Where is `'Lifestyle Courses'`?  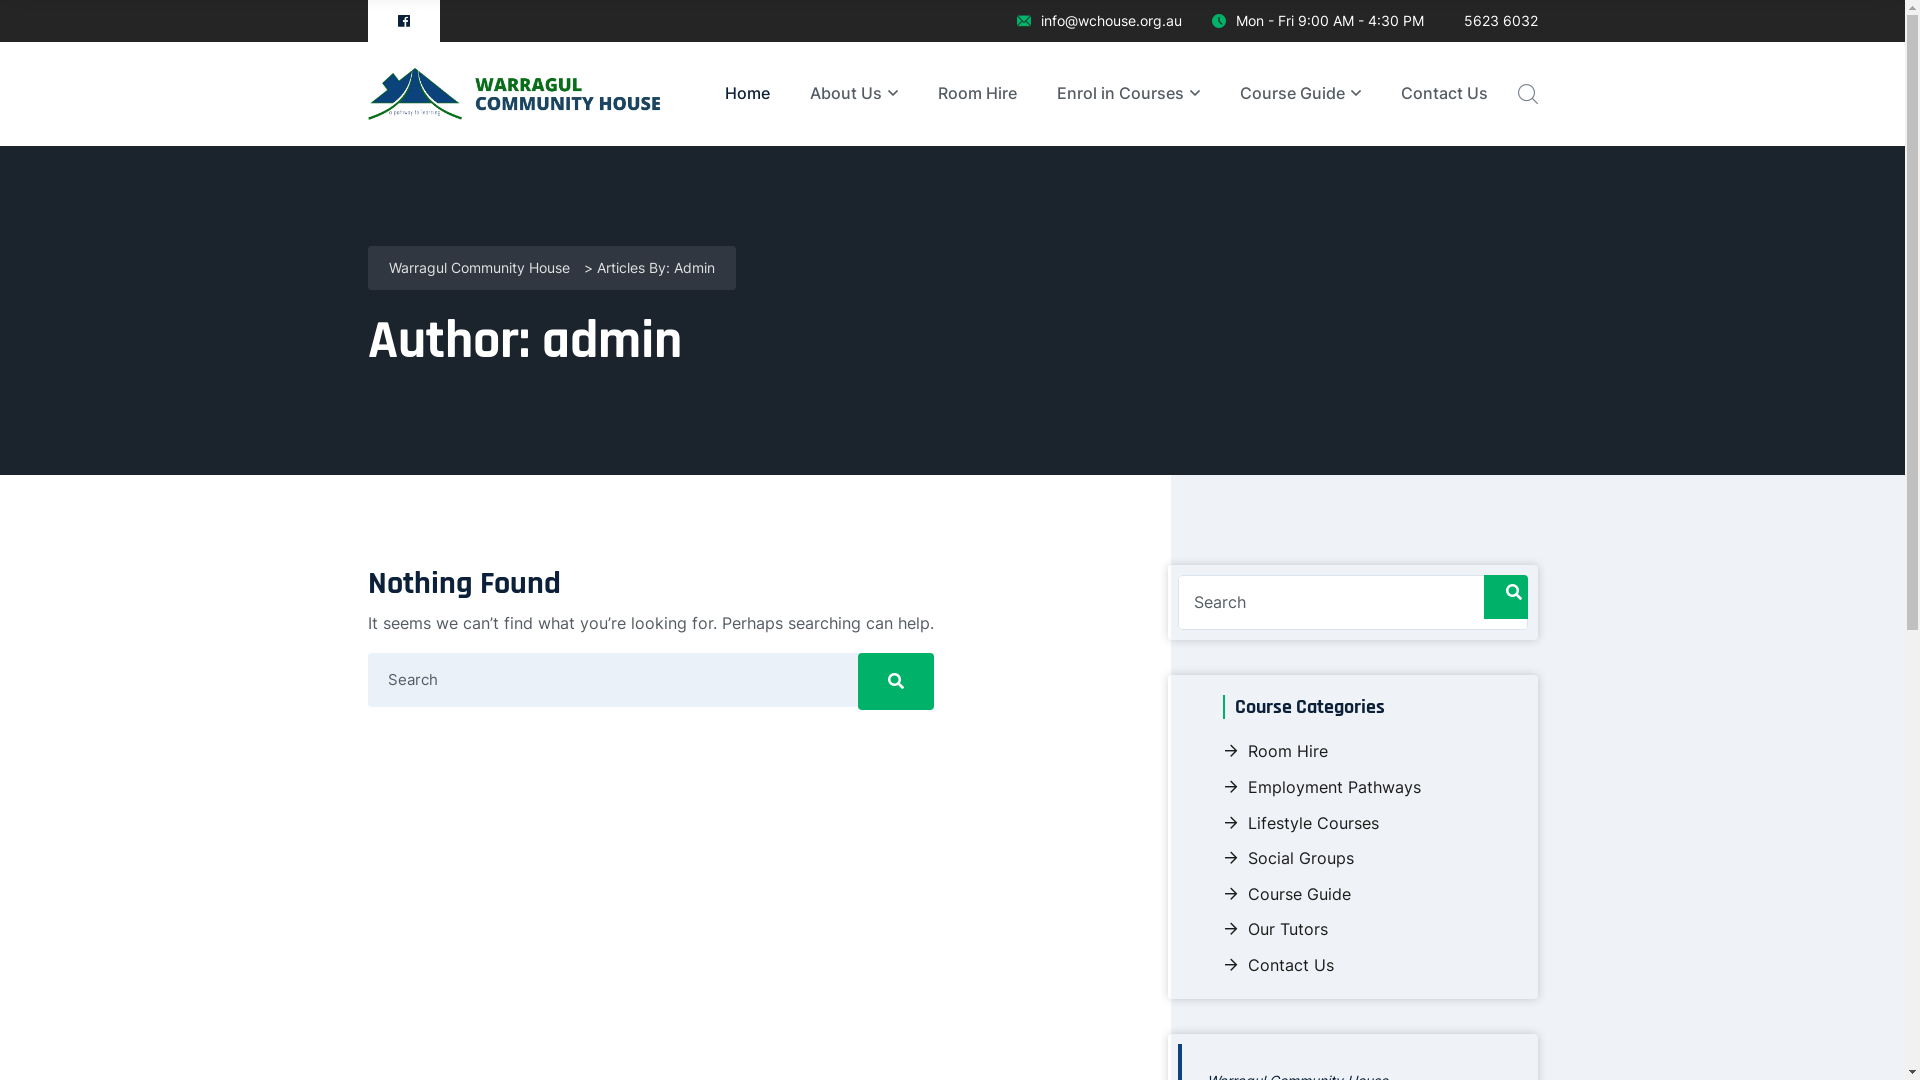
'Lifestyle Courses' is located at coordinates (1221, 822).